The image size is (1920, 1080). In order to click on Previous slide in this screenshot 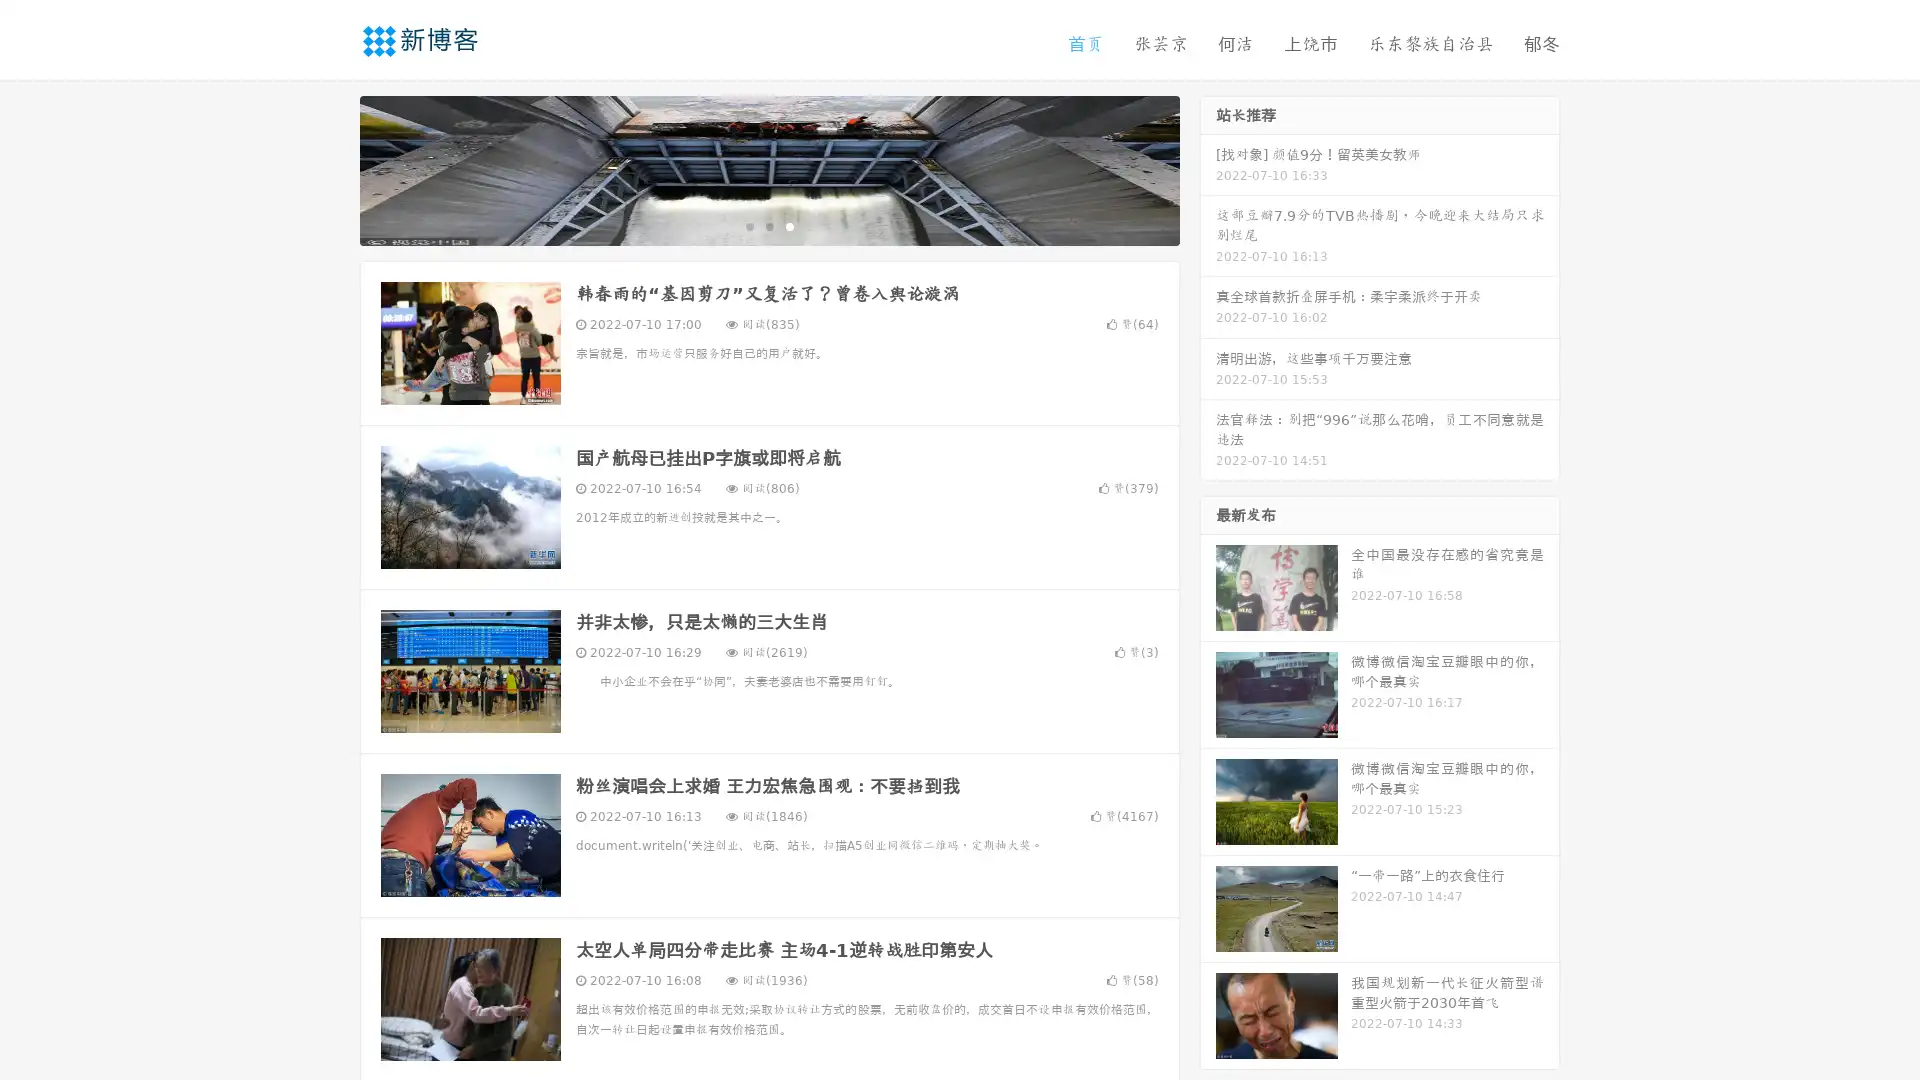, I will do `click(330, 168)`.